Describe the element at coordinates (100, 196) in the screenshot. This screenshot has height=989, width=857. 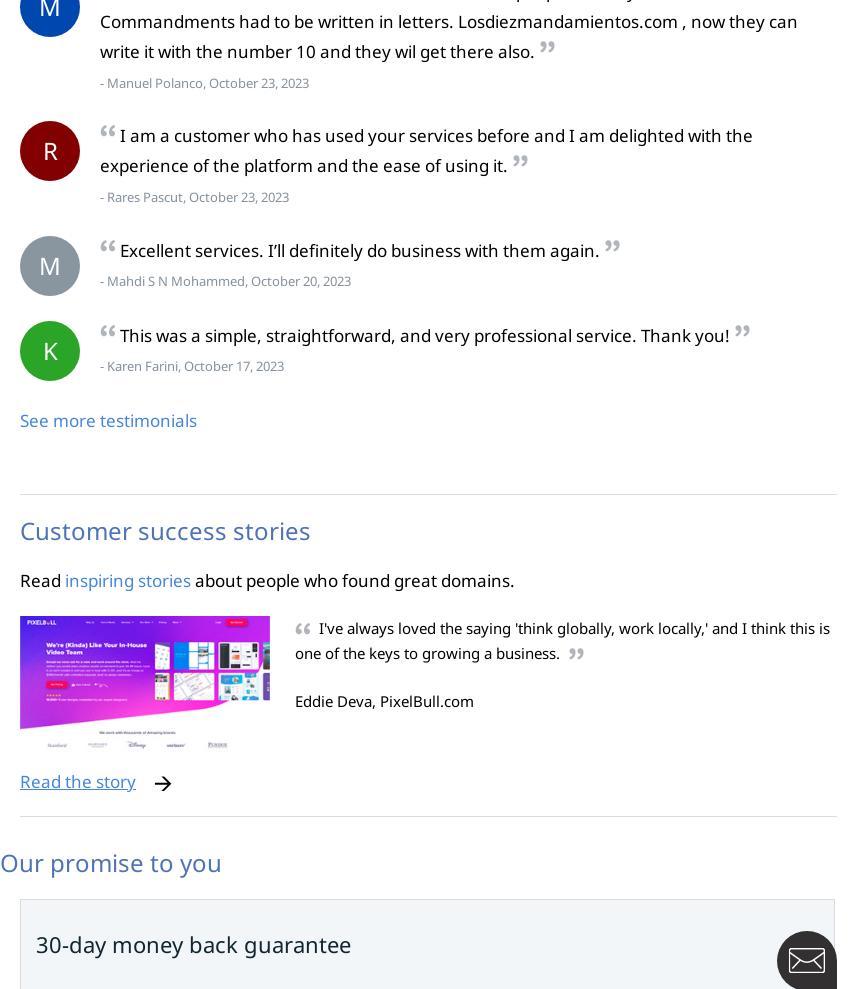
I see `'- Rares Pascut, October 23, 2023'` at that location.